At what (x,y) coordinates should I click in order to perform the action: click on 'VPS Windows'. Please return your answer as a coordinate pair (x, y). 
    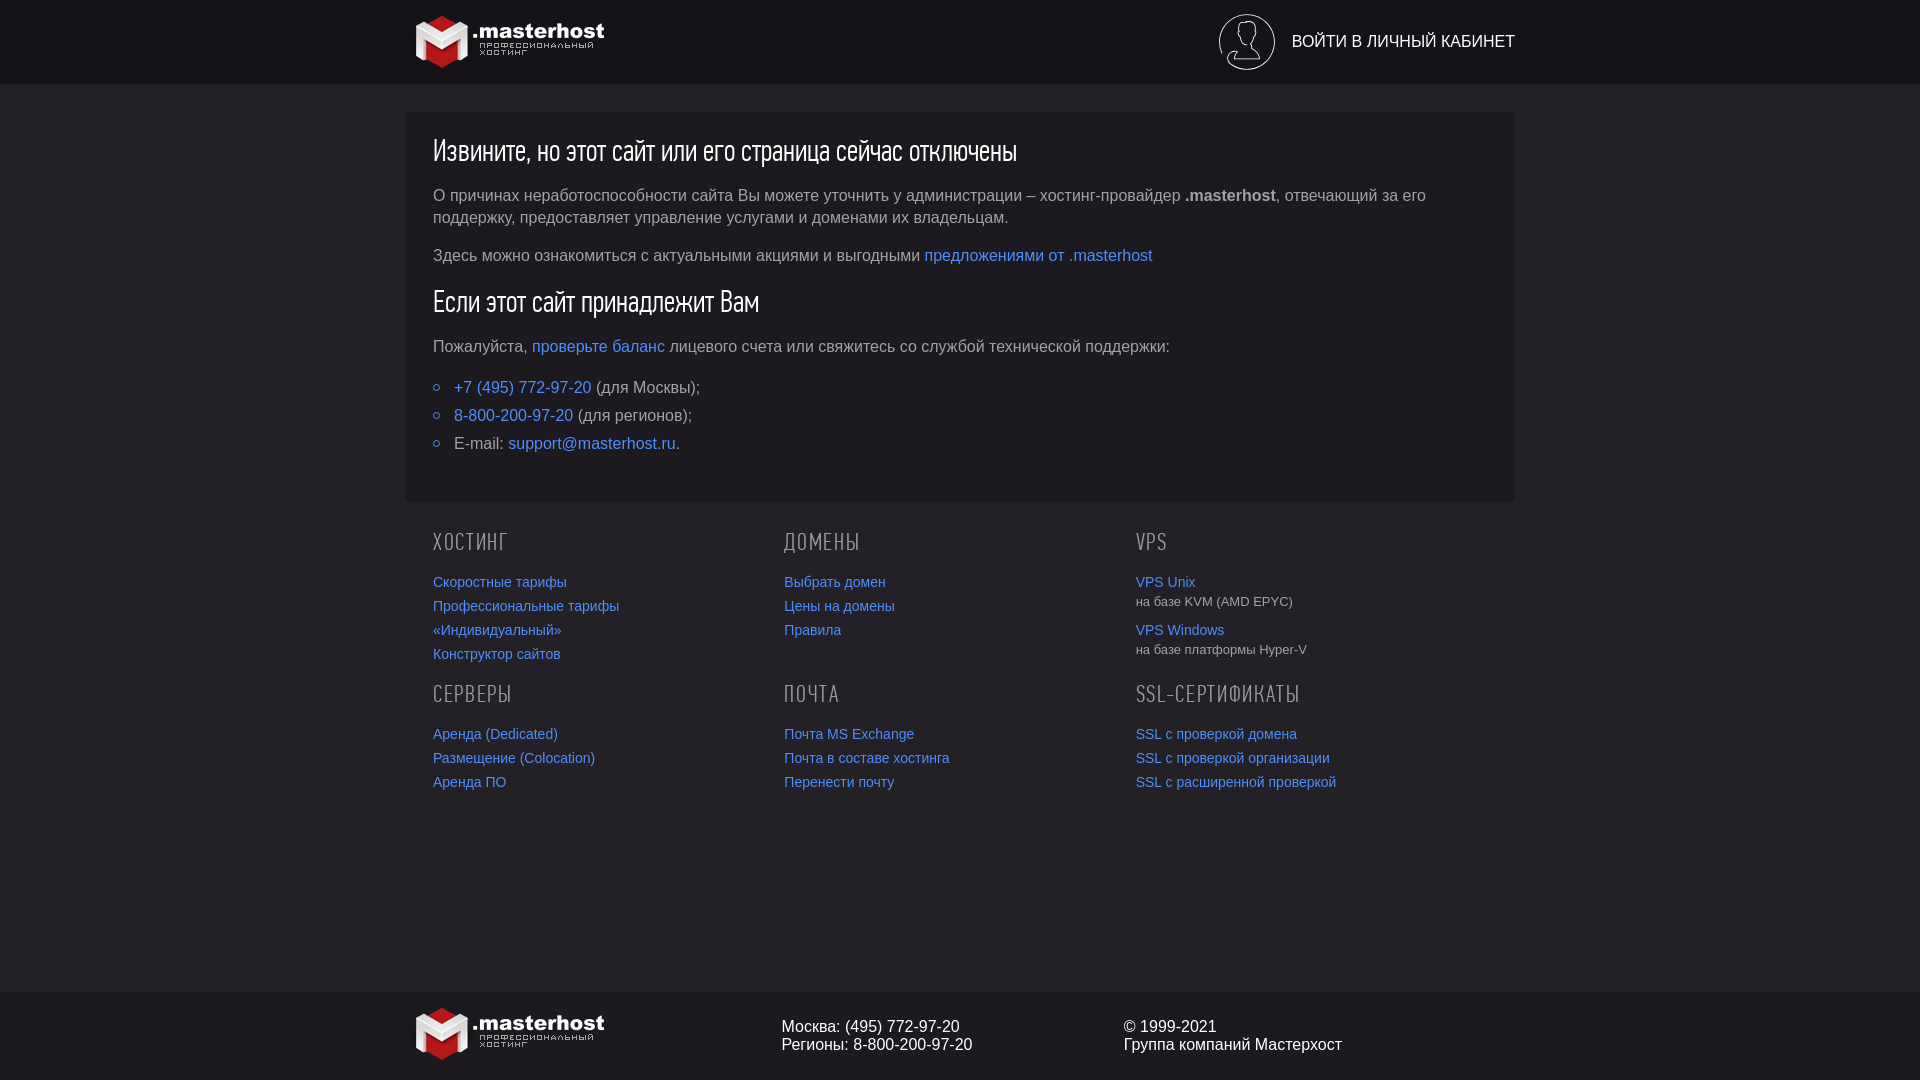
    Looking at the image, I should click on (1136, 628).